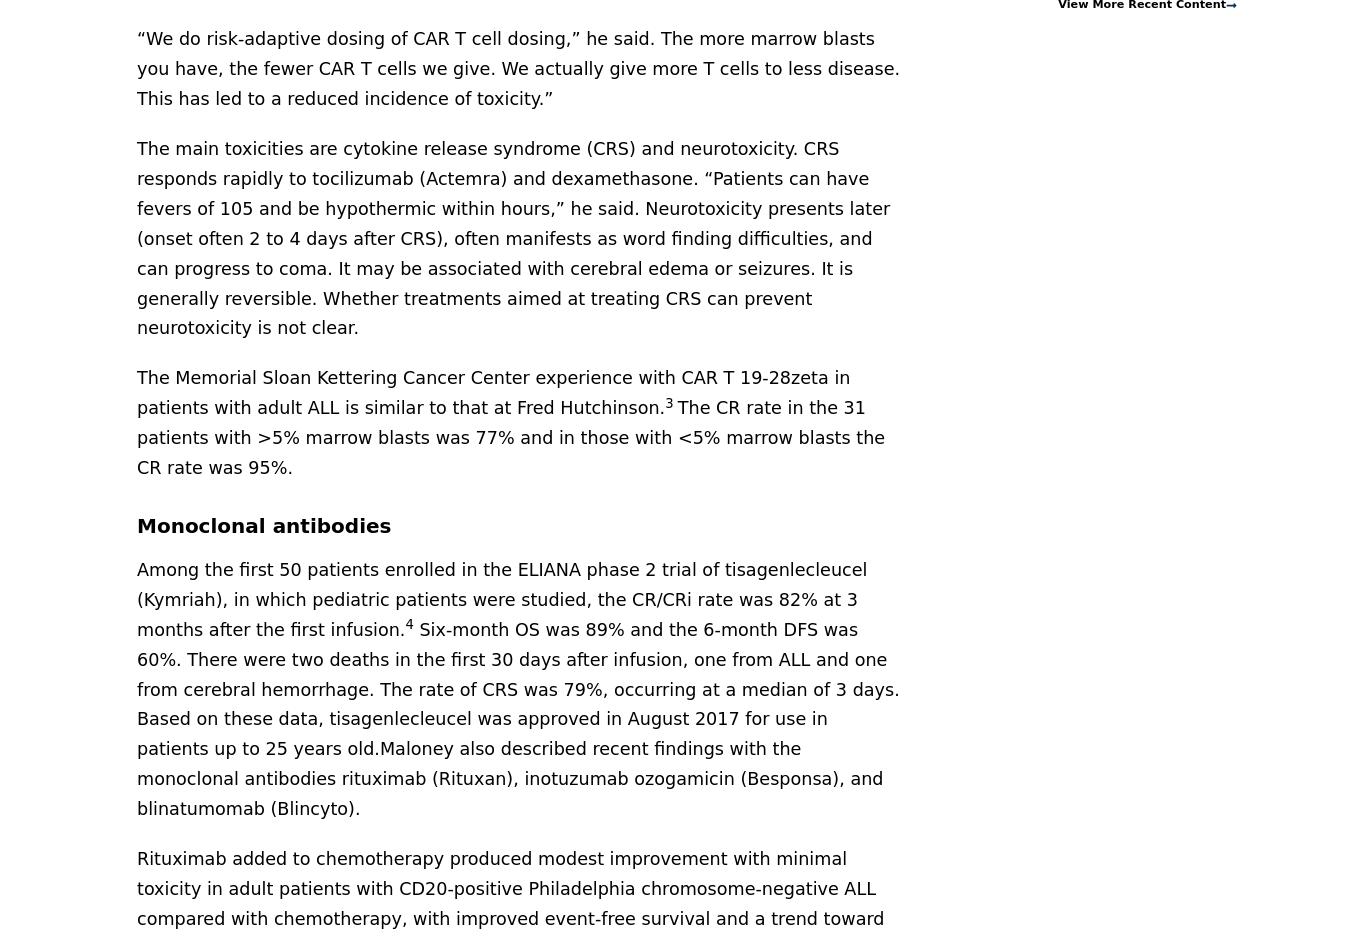 Image resolution: width=1366 pixels, height=936 pixels. Describe the element at coordinates (264, 525) in the screenshot. I see `'Monoclonal antibodies'` at that location.